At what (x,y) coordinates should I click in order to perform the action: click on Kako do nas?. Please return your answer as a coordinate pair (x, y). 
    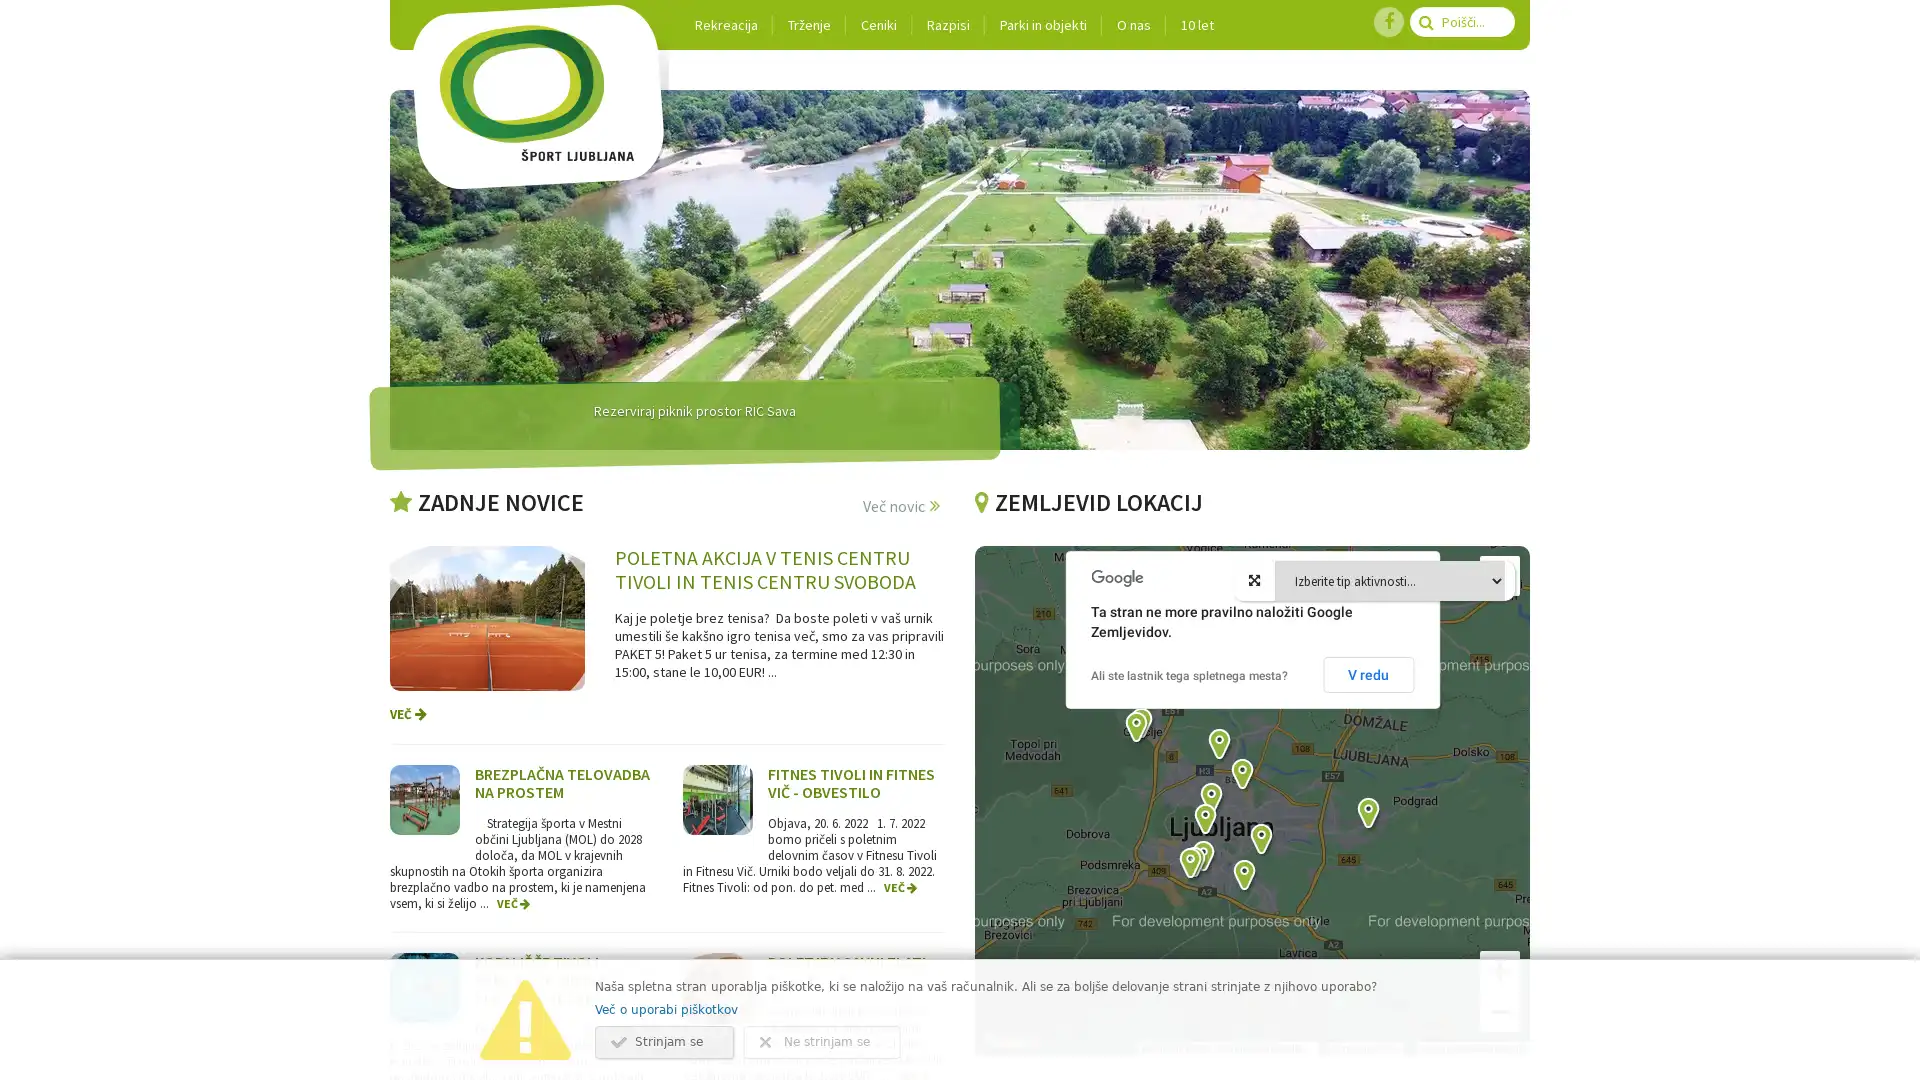
    Looking at the image, I should click on (1211, 882).